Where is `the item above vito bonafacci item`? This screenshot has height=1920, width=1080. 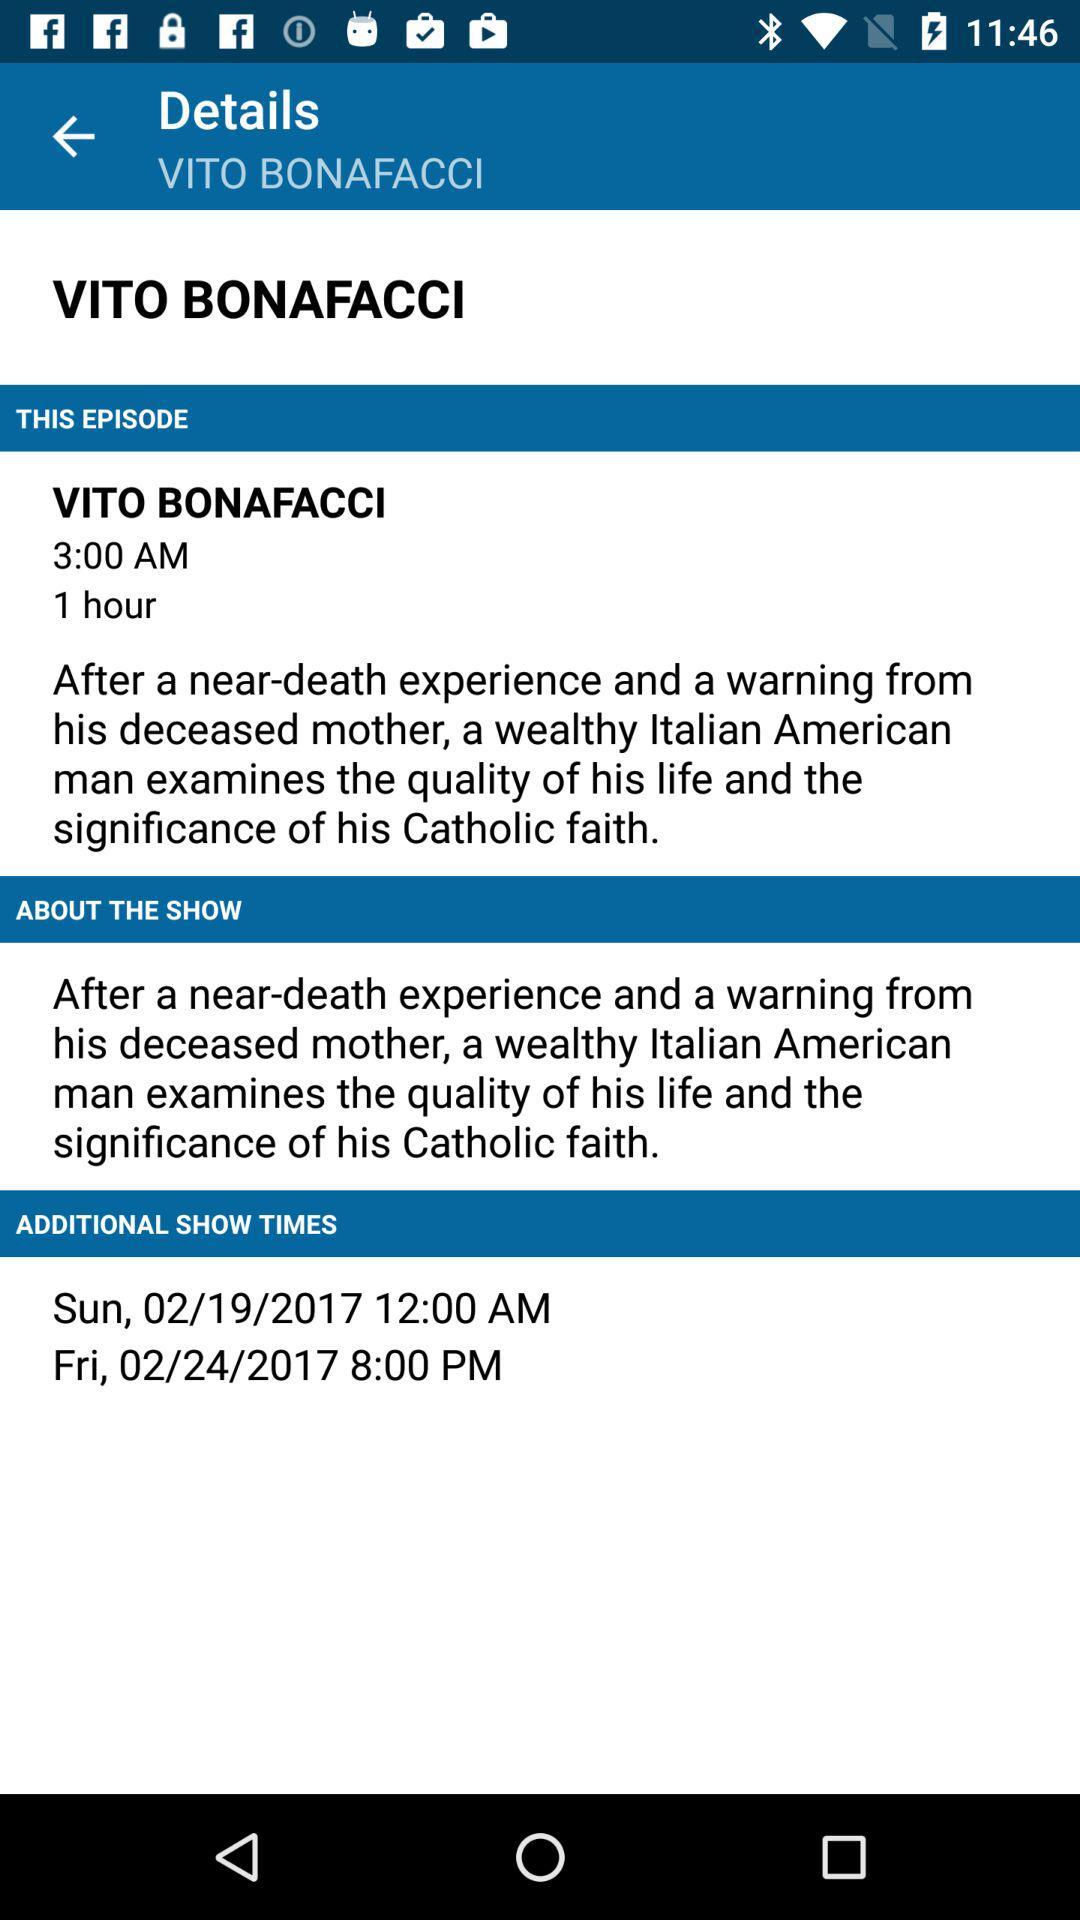
the item above vito bonafacci item is located at coordinates (72, 135).